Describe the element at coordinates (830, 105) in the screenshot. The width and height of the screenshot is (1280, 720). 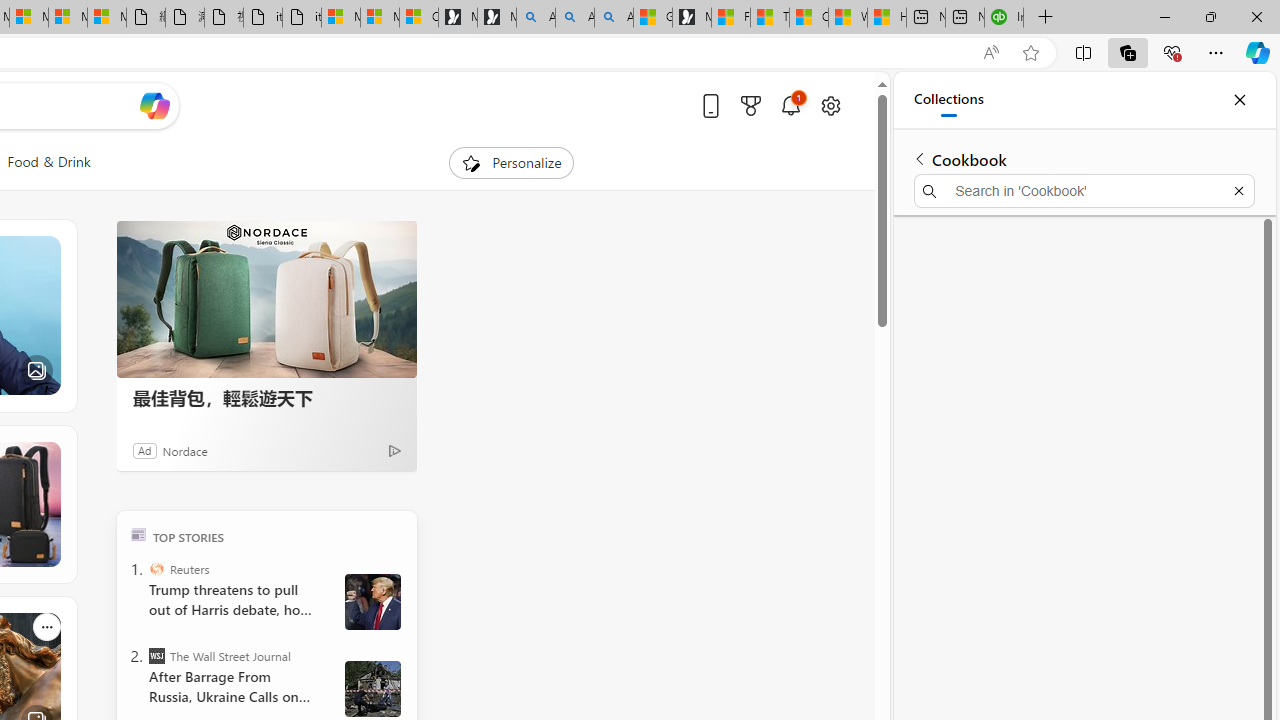
I see `'Open settings'` at that location.